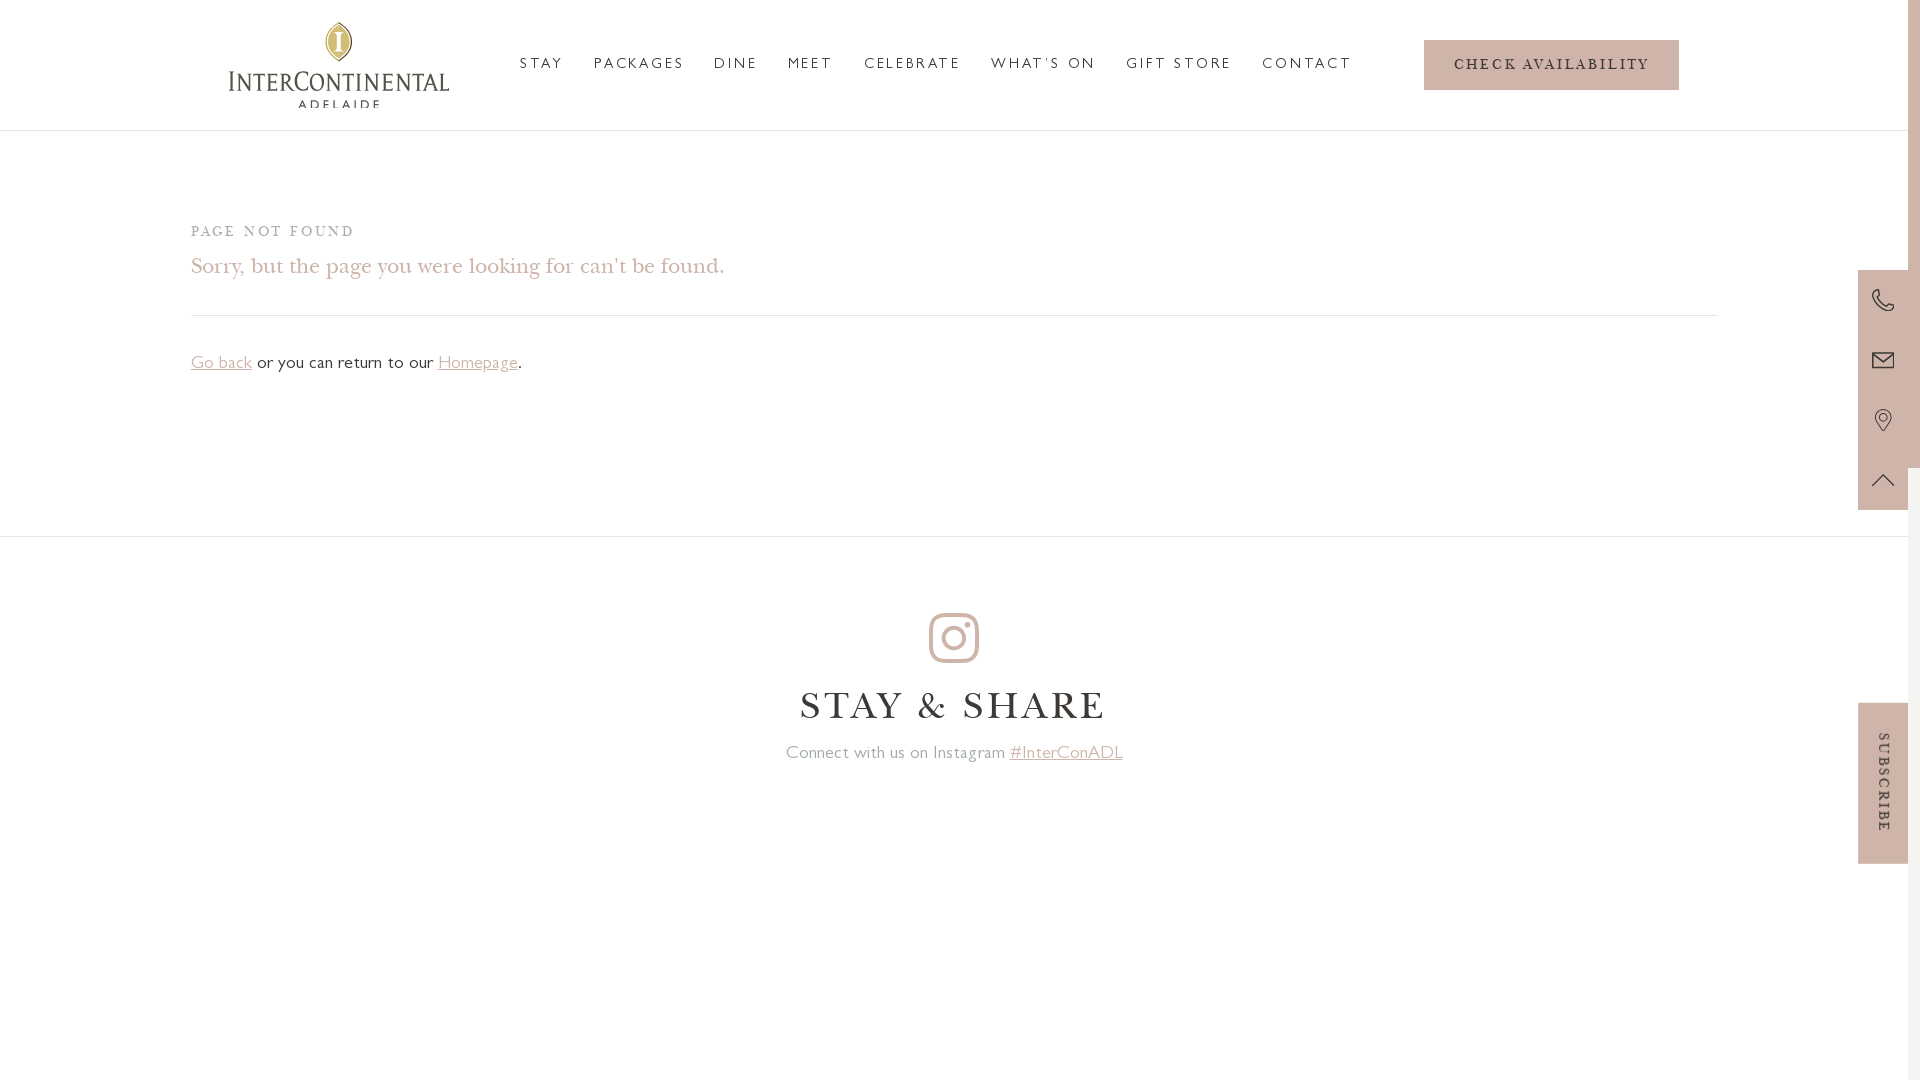 The height and width of the screenshot is (1080, 1920). What do you see at coordinates (542, 64) in the screenshot?
I see `'STAY'` at bounding box center [542, 64].